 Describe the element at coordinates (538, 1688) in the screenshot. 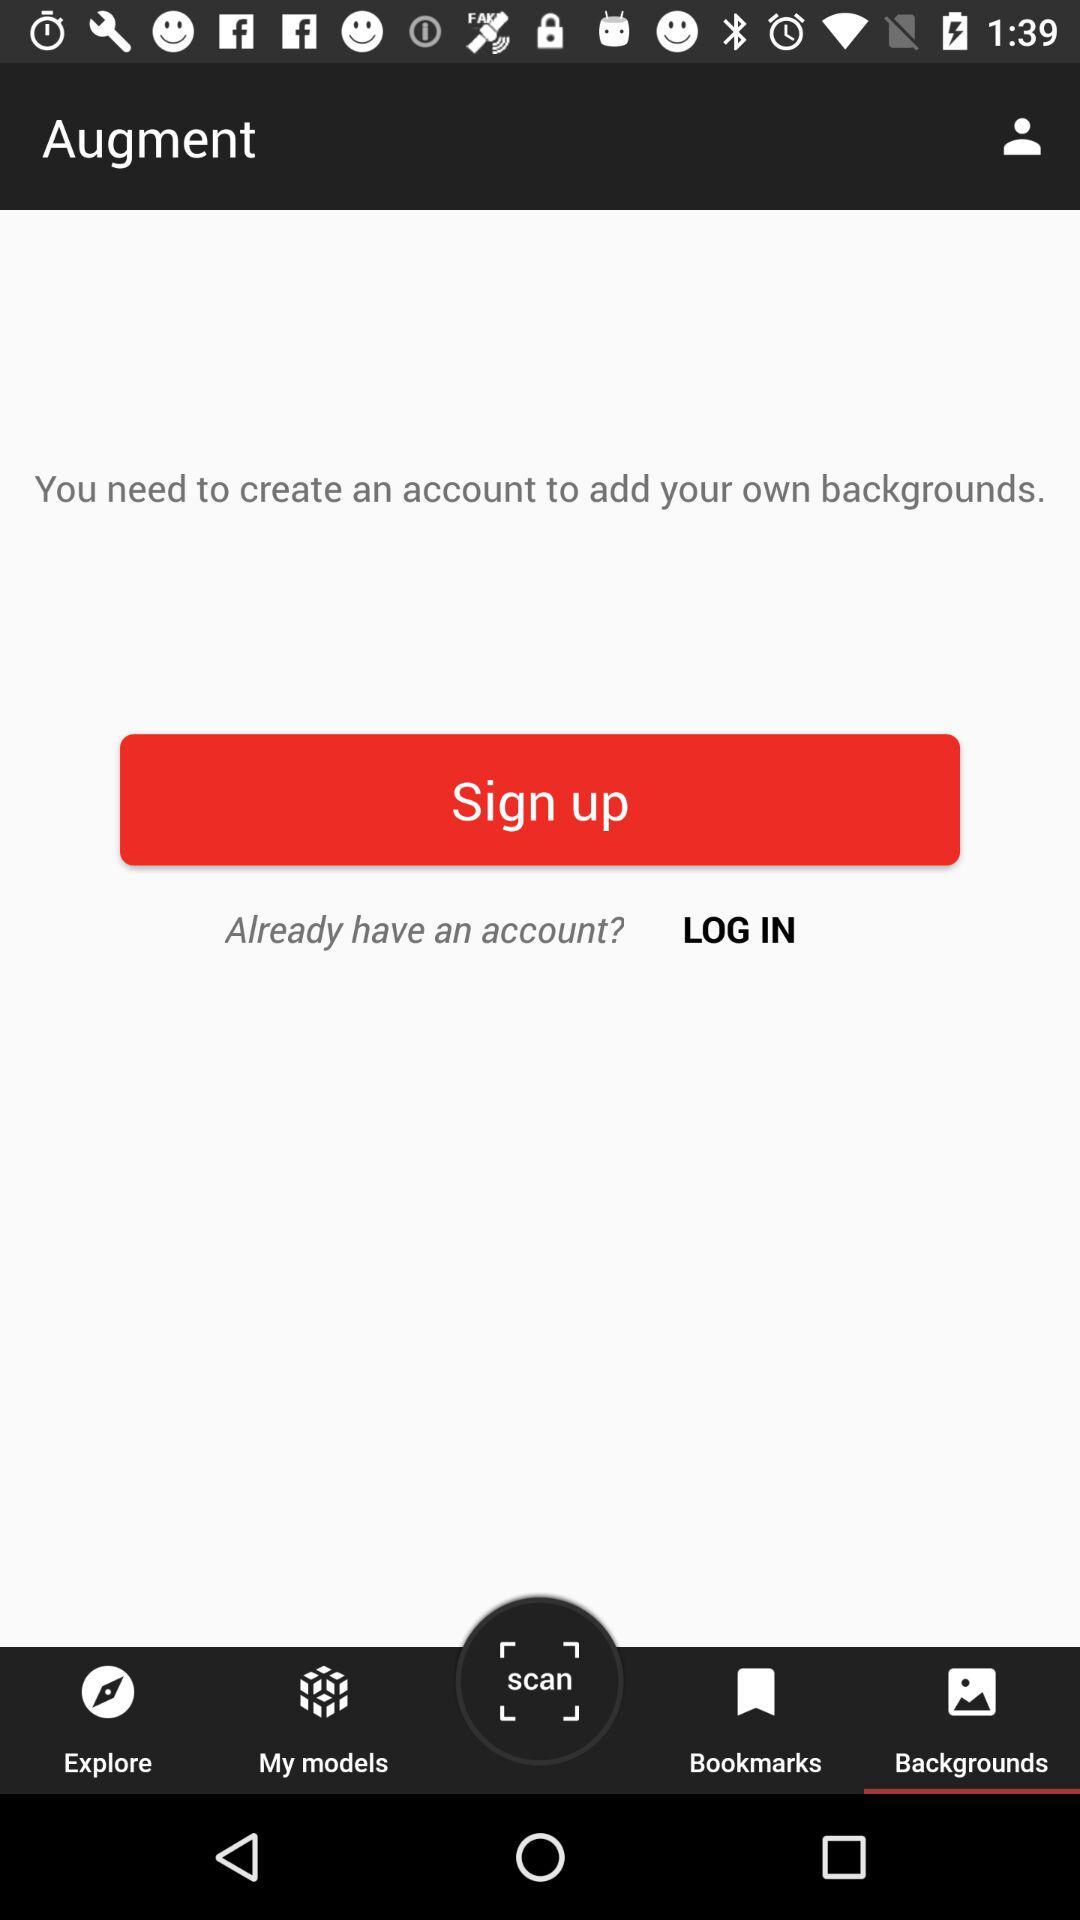

I see `the item next to my models icon` at that location.